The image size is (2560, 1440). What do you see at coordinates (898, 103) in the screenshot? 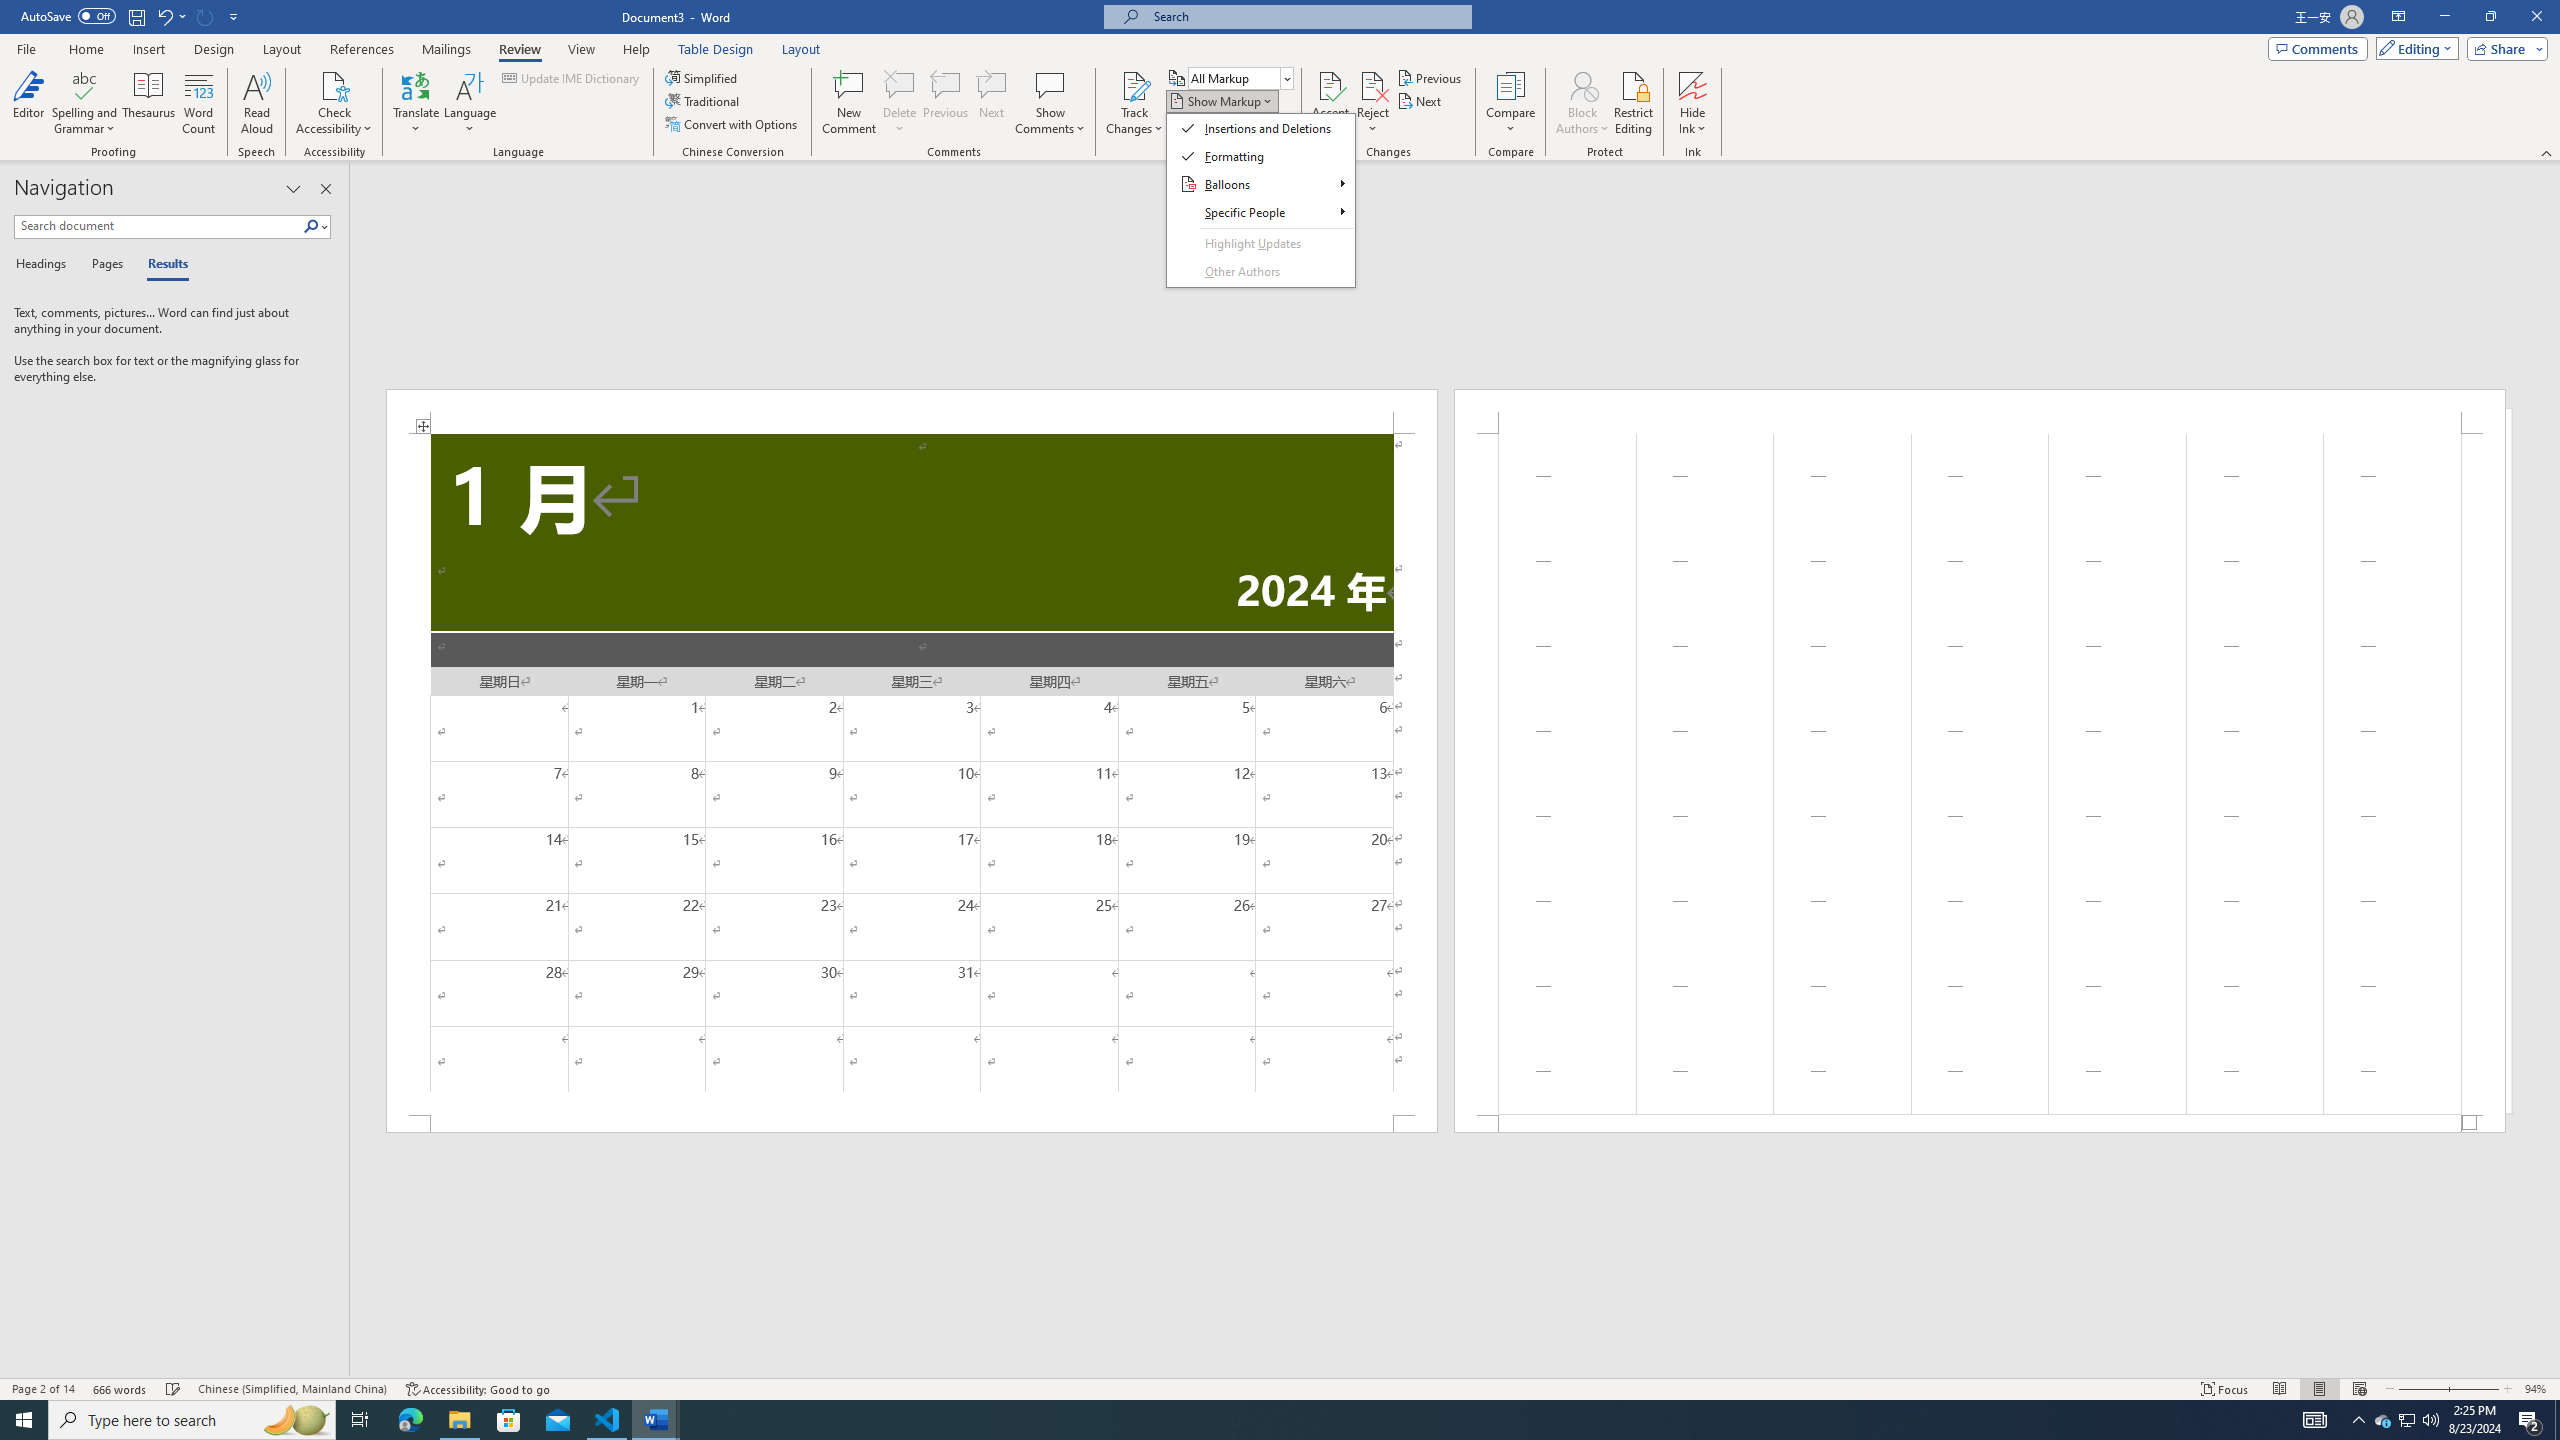
I see `'Delete'` at bounding box center [898, 103].